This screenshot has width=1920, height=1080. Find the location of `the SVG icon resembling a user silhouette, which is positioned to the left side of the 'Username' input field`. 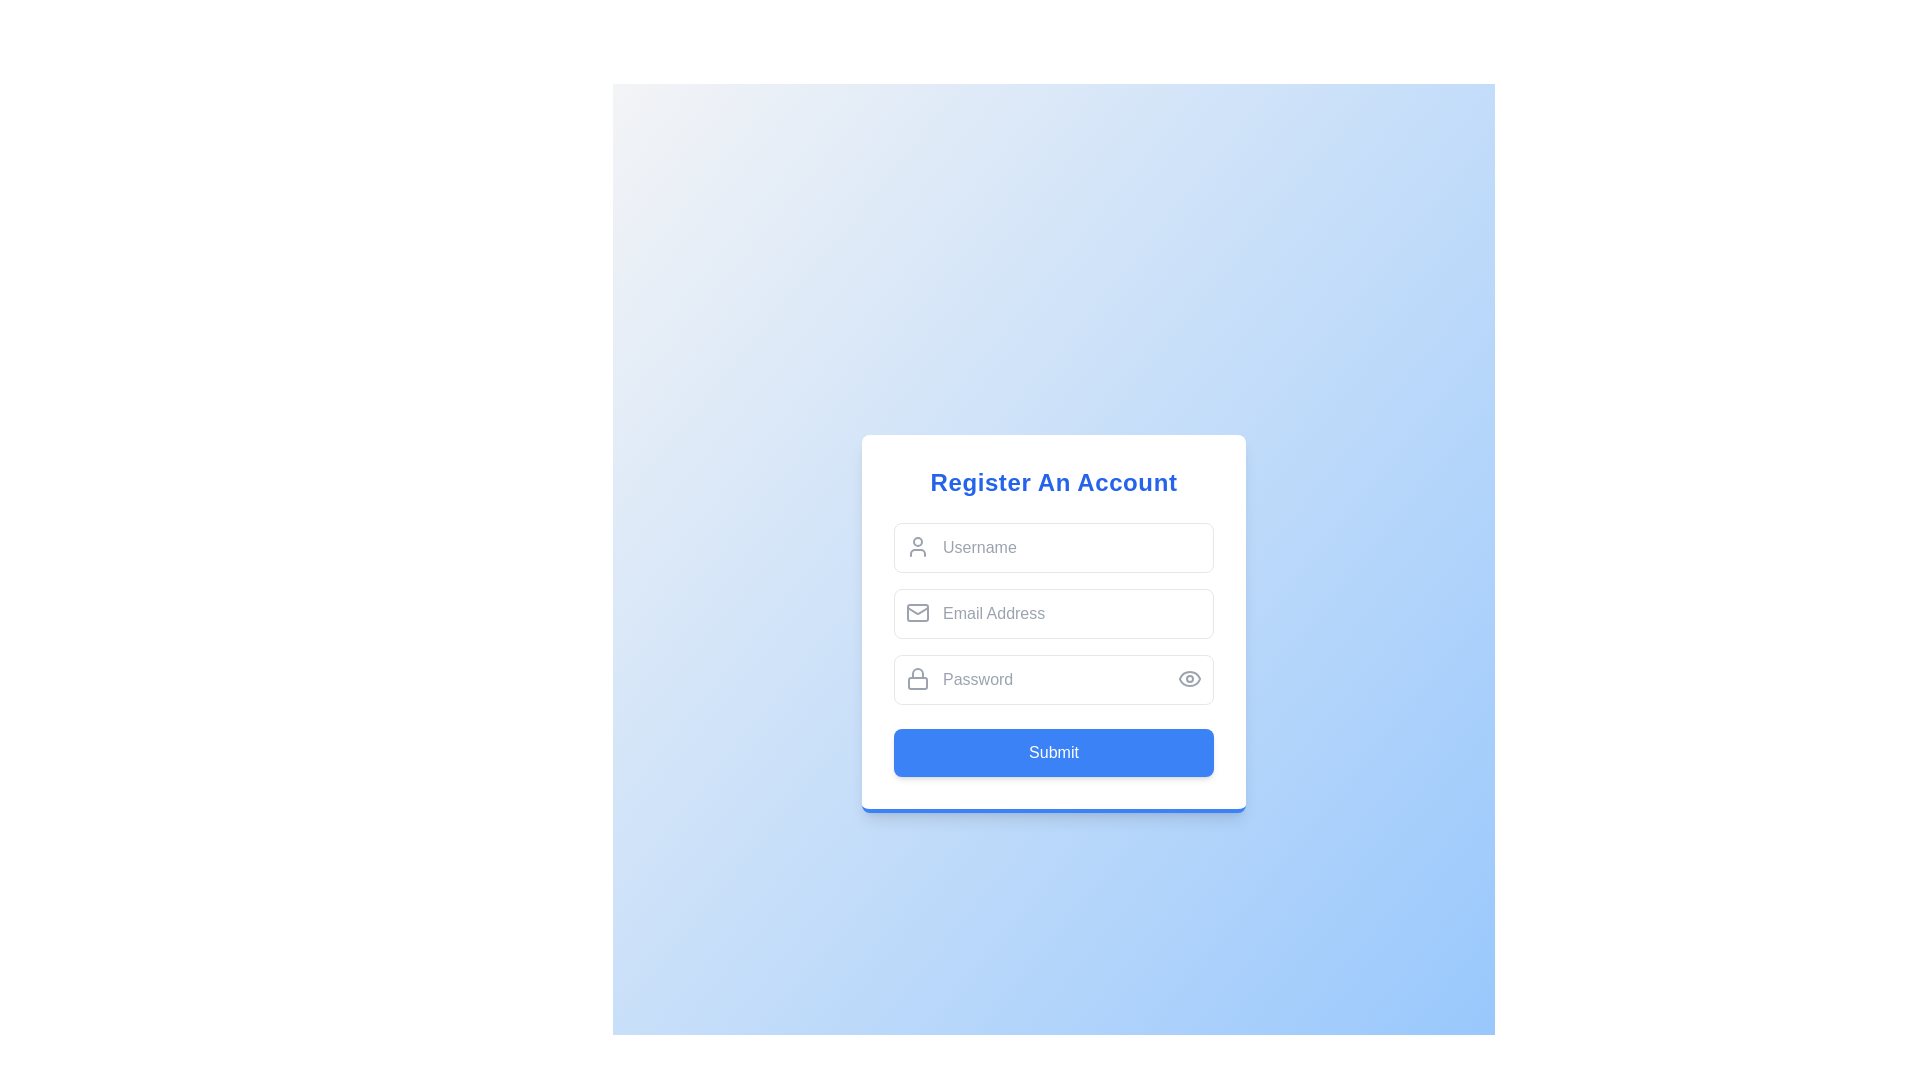

the SVG icon resembling a user silhouette, which is positioned to the left side of the 'Username' input field is located at coordinates (916, 547).